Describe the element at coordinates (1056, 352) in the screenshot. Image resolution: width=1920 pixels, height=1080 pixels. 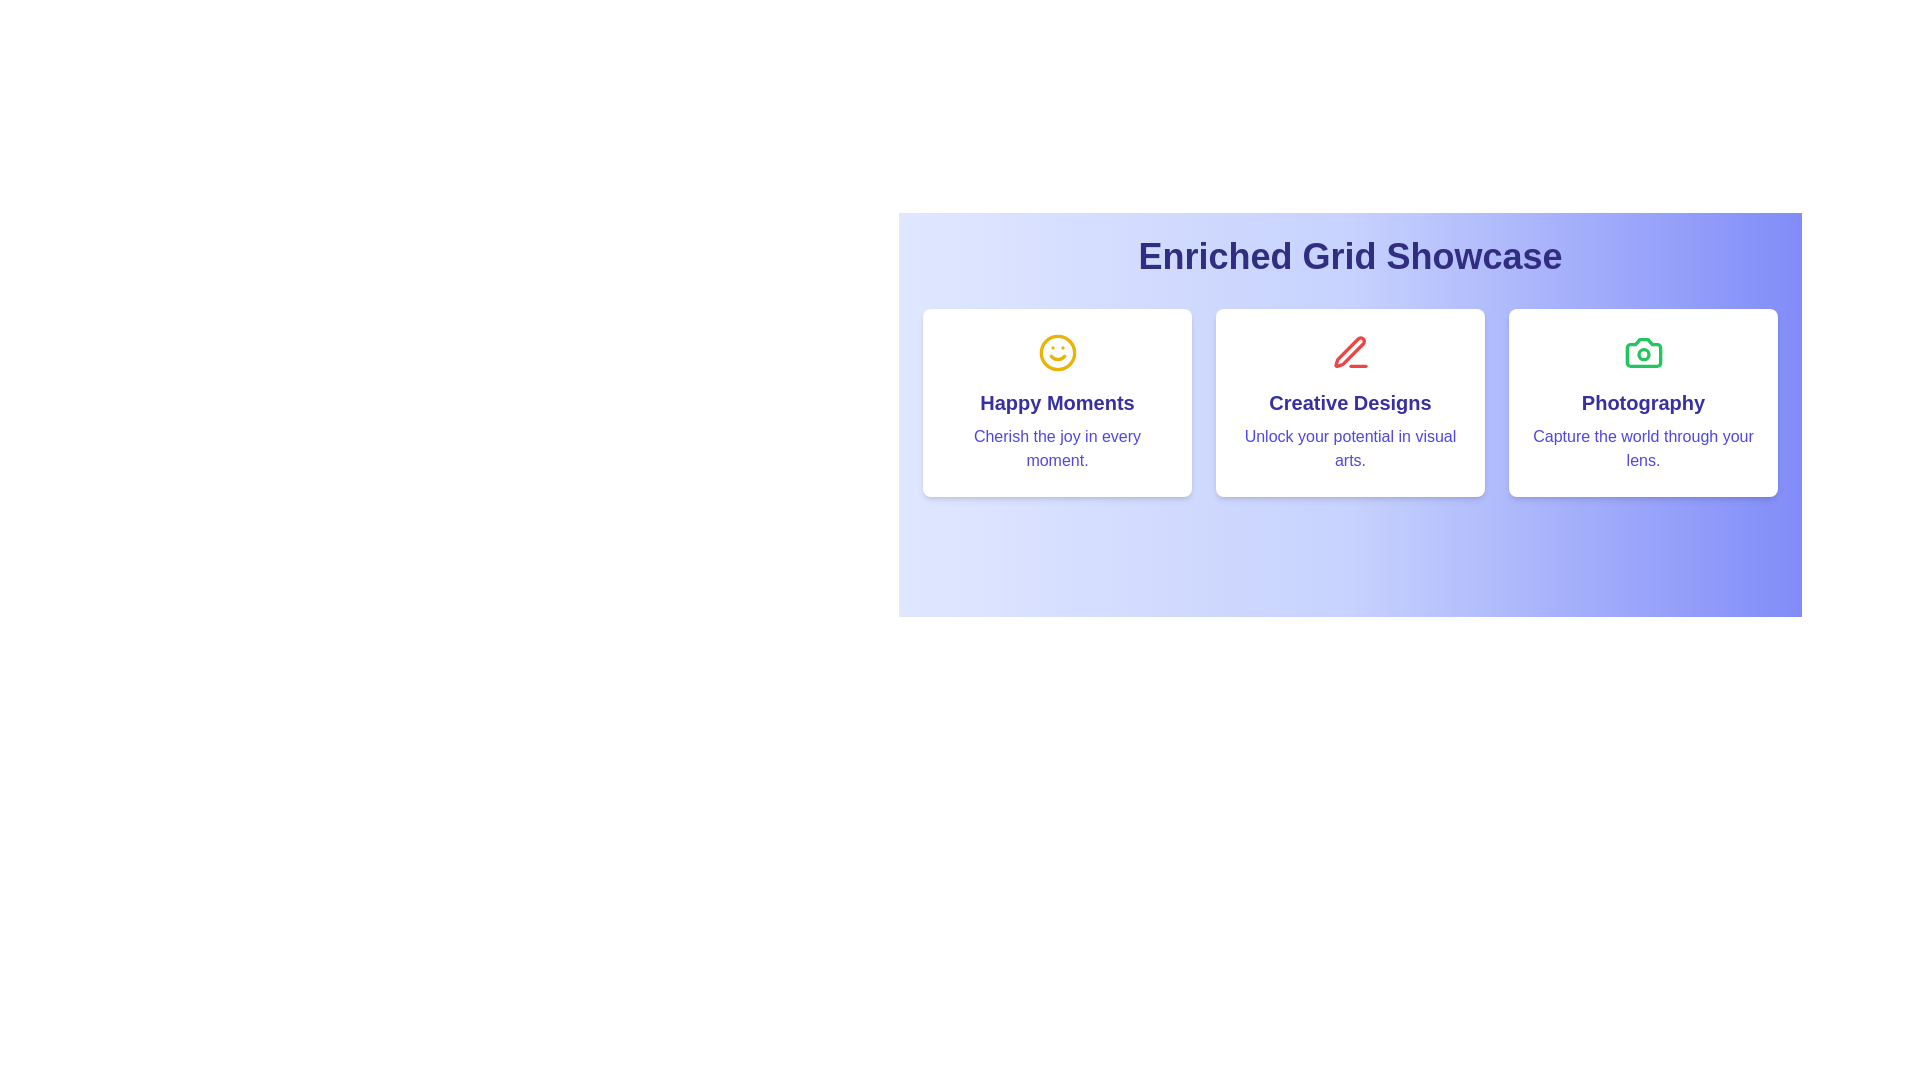
I see `the 'Happy Moments' card icon, which is the leftmost card in a three-item horizontal grid layout, conveying joy or happiness` at that location.